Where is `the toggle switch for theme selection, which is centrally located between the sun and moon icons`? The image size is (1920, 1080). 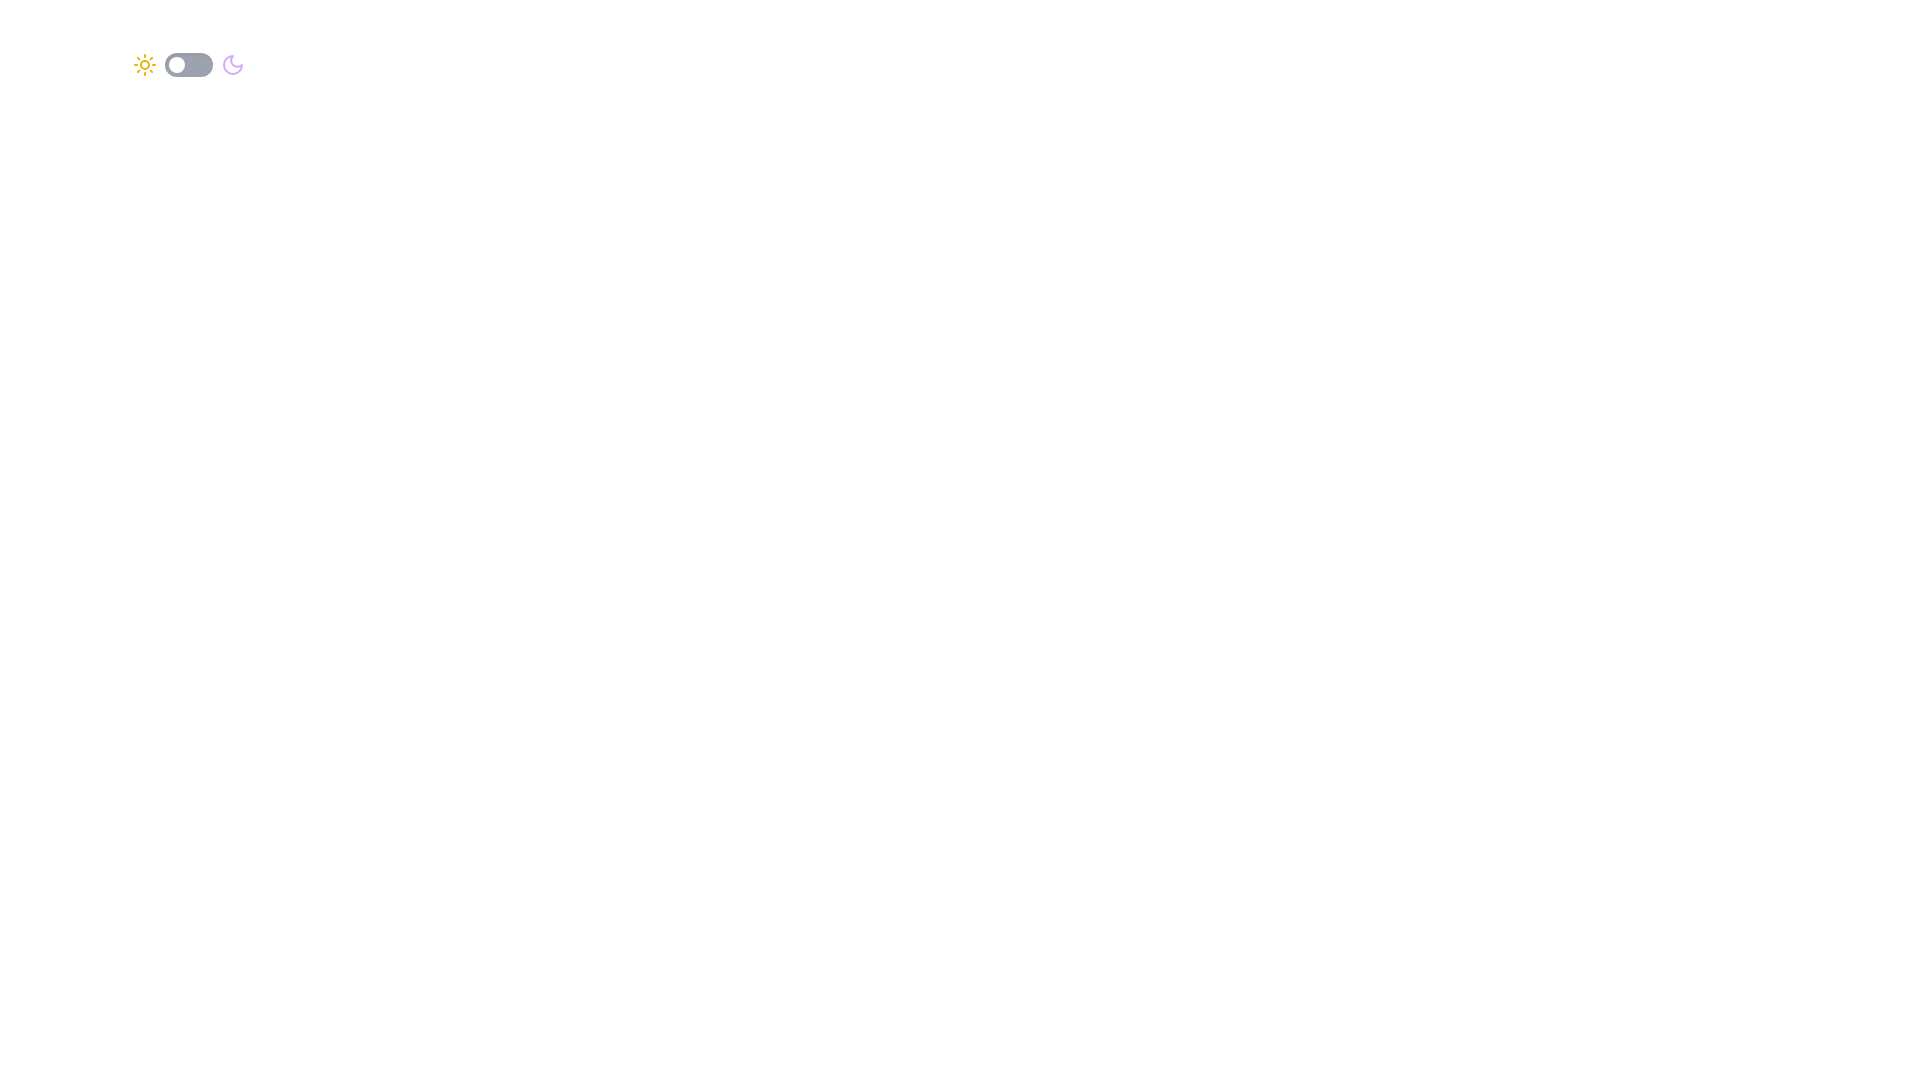 the toggle switch for theme selection, which is centrally located between the sun and moon icons is located at coordinates (188, 64).